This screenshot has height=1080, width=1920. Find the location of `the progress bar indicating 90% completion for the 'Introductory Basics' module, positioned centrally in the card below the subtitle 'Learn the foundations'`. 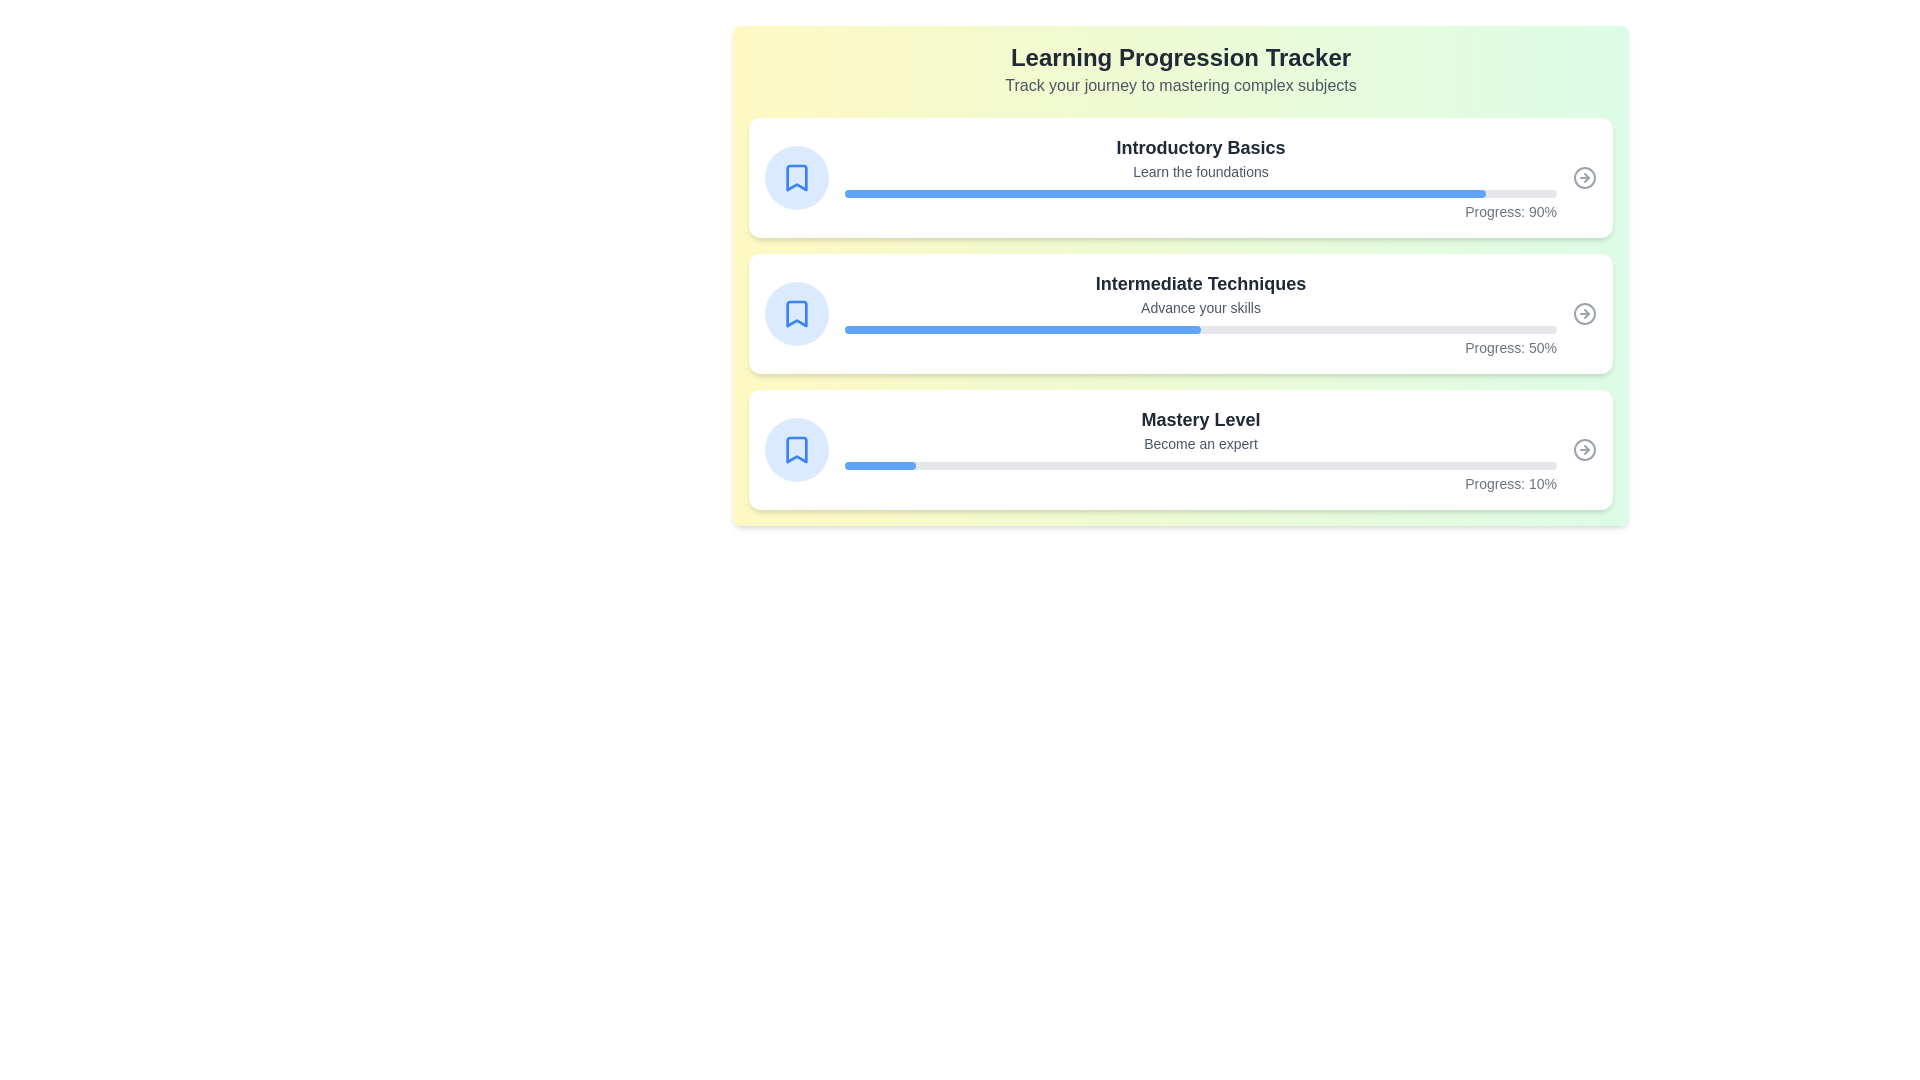

the progress bar indicating 90% completion for the 'Introductory Basics' module, positioned centrally in the card below the subtitle 'Learn the foundations' is located at coordinates (1200, 193).